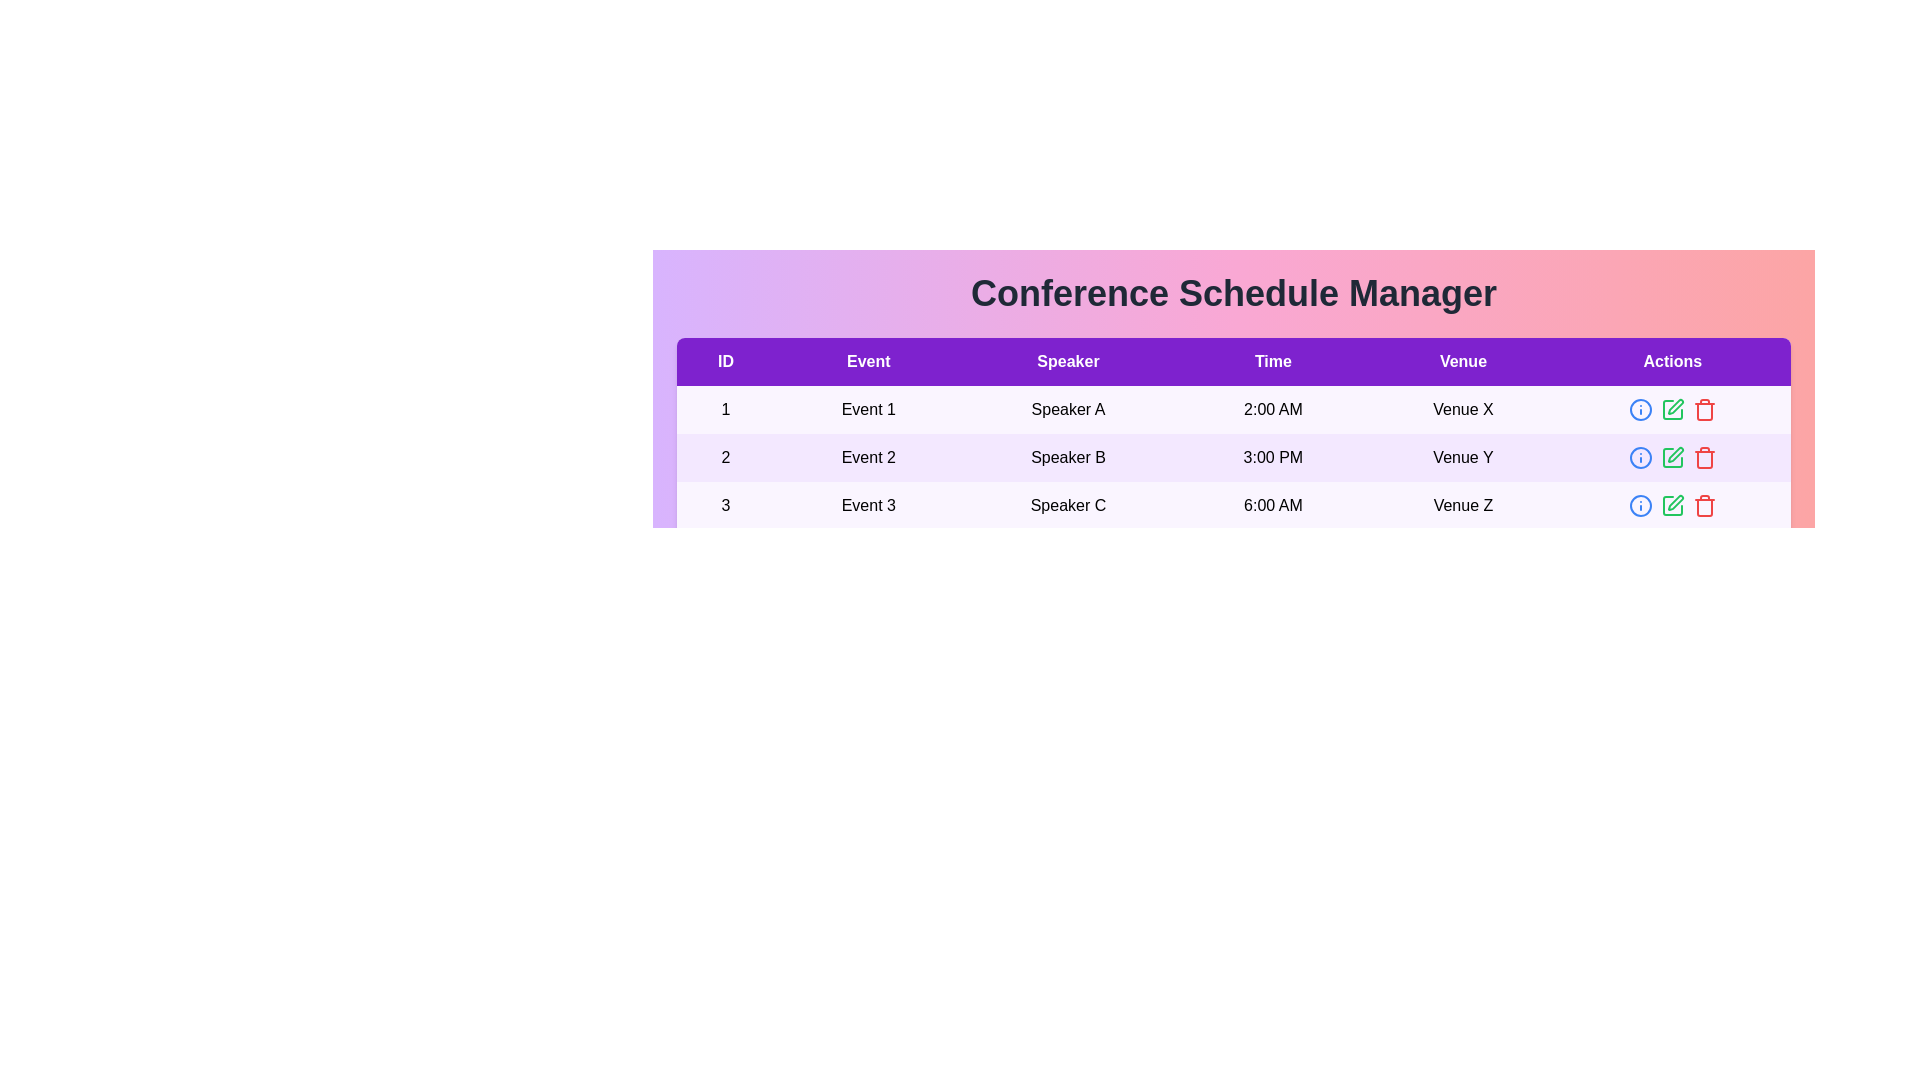 This screenshot has height=1080, width=1920. What do you see at coordinates (1232, 408) in the screenshot?
I see `the row corresponding to 1` at bounding box center [1232, 408].